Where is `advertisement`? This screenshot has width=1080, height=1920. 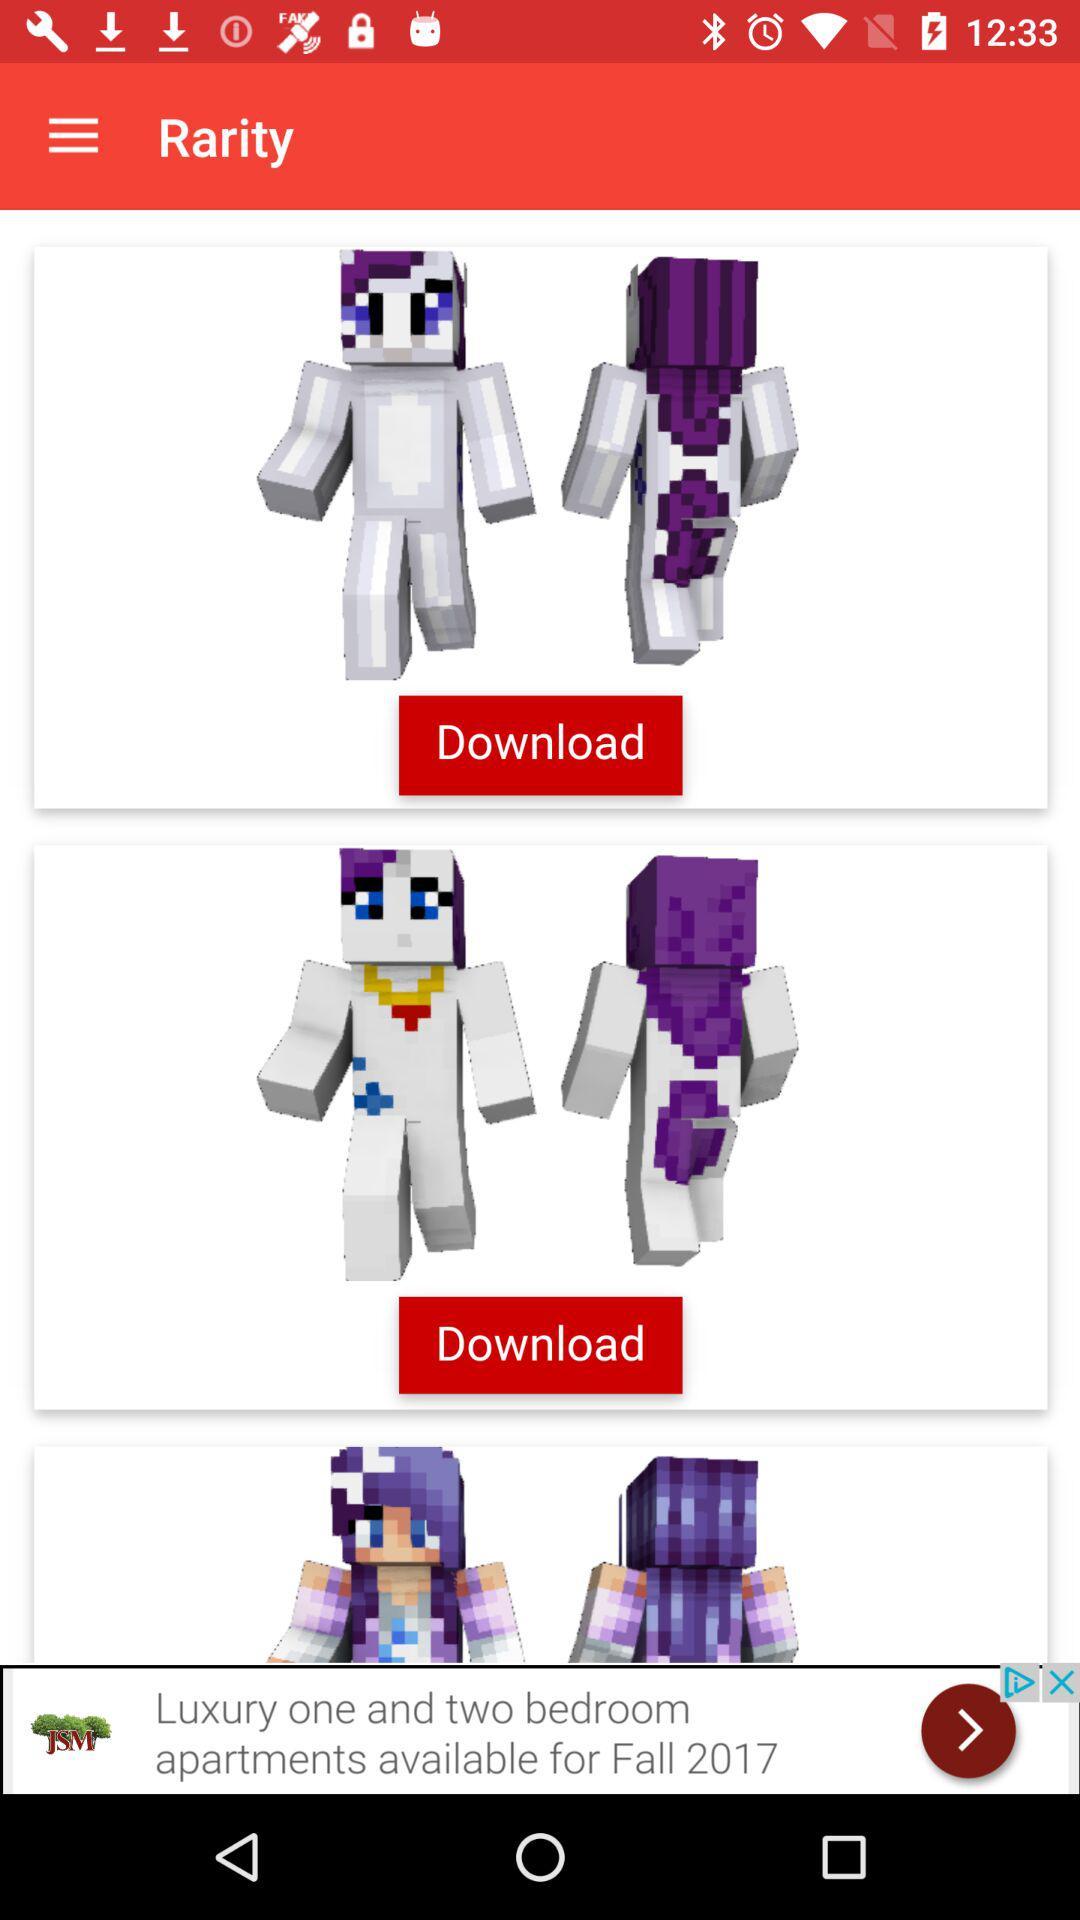 advertisement is located at coordinates (540, 935).